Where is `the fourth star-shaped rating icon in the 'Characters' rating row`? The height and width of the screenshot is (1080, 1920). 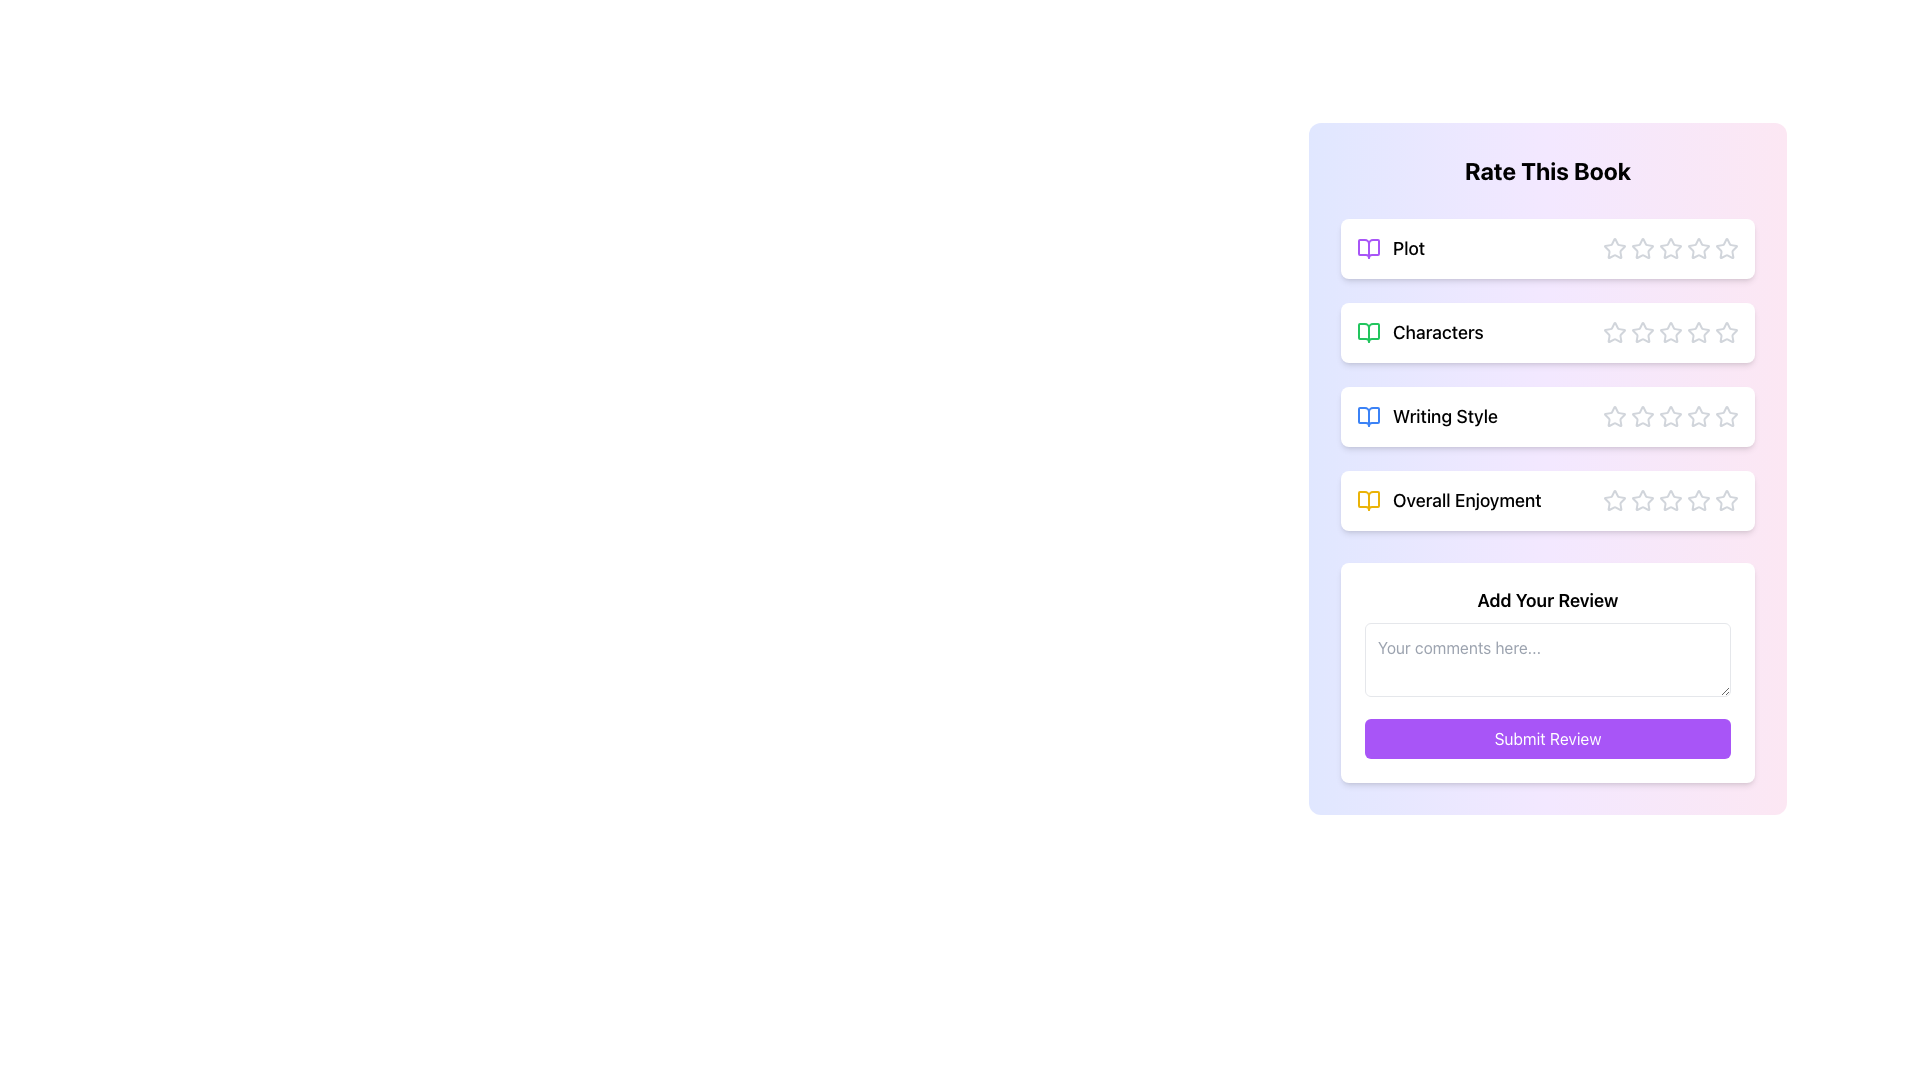 the fourth star-shaped rating icon in the 'Characters' rating row is located at coordinates (1697, 330).